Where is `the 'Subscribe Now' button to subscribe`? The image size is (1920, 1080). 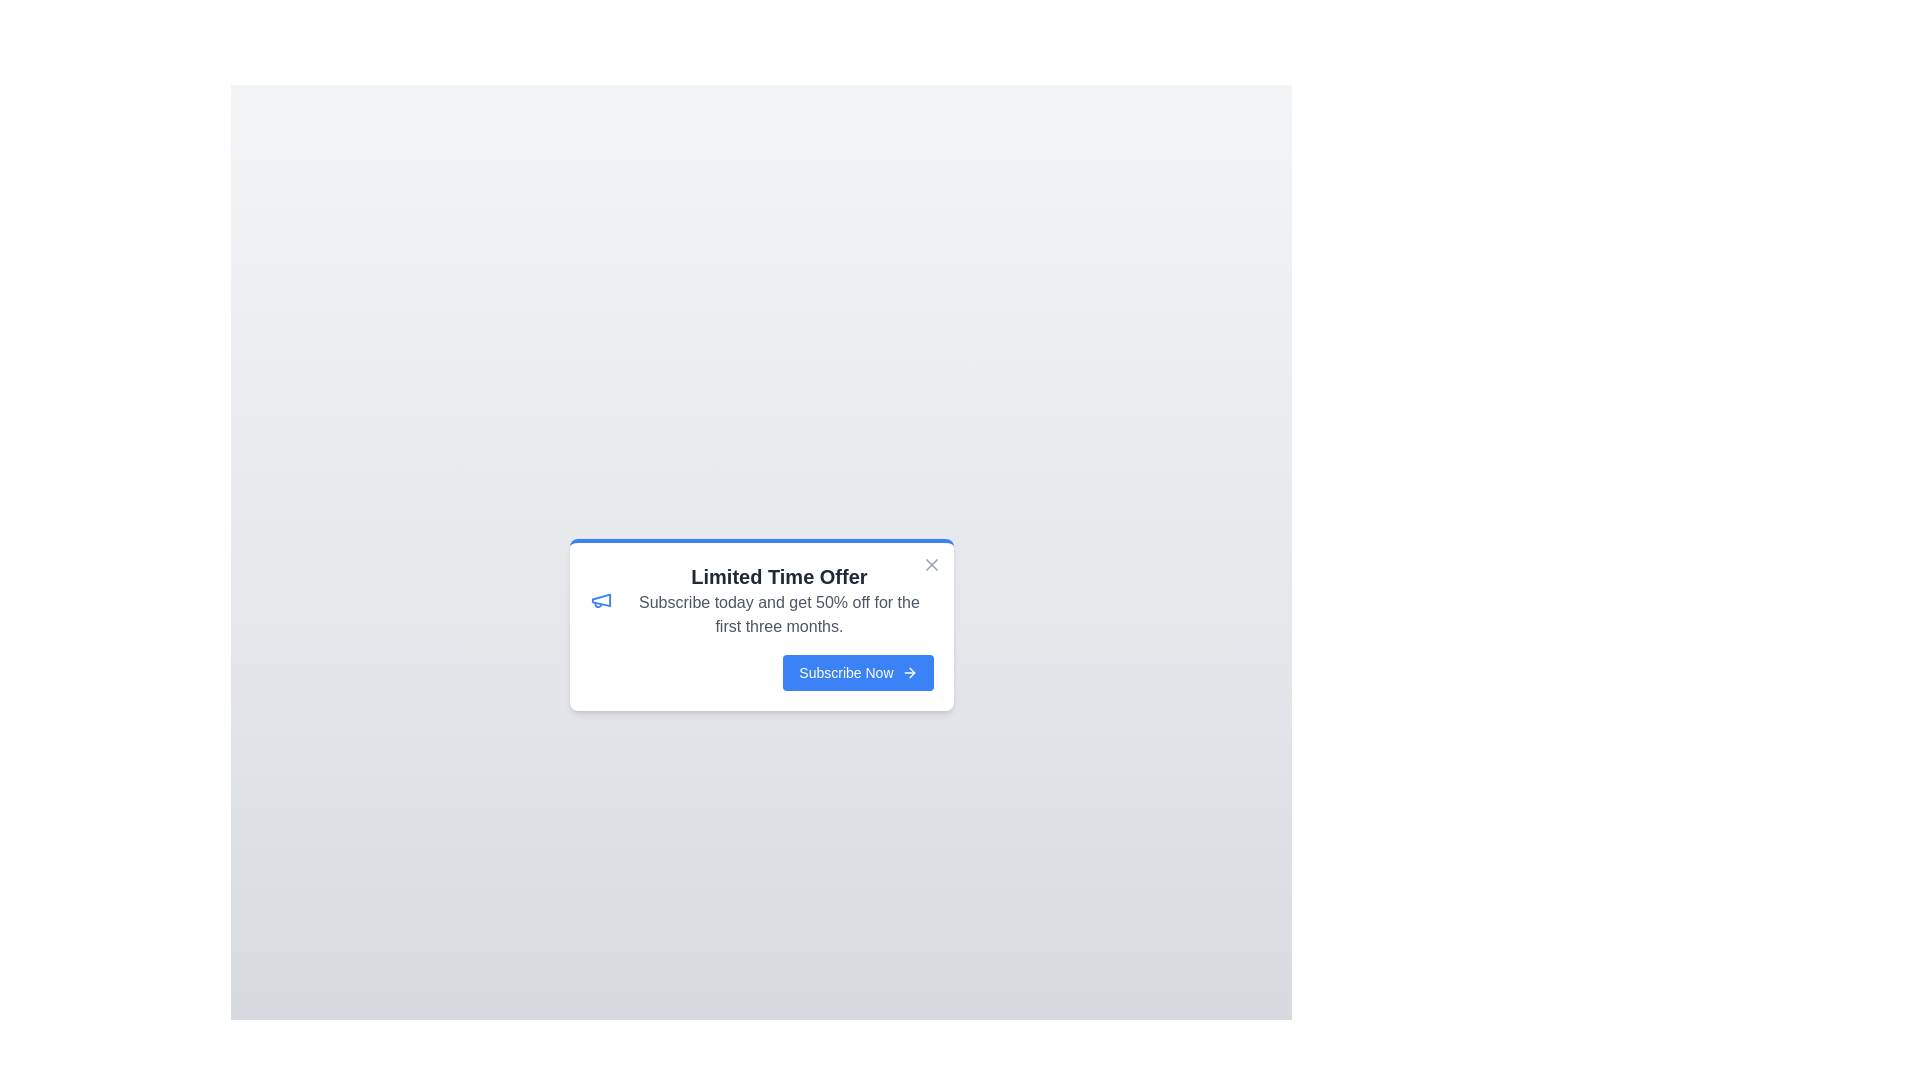
the 'Subscribe Now' button to subscribe is located at coordinates (858, 672).